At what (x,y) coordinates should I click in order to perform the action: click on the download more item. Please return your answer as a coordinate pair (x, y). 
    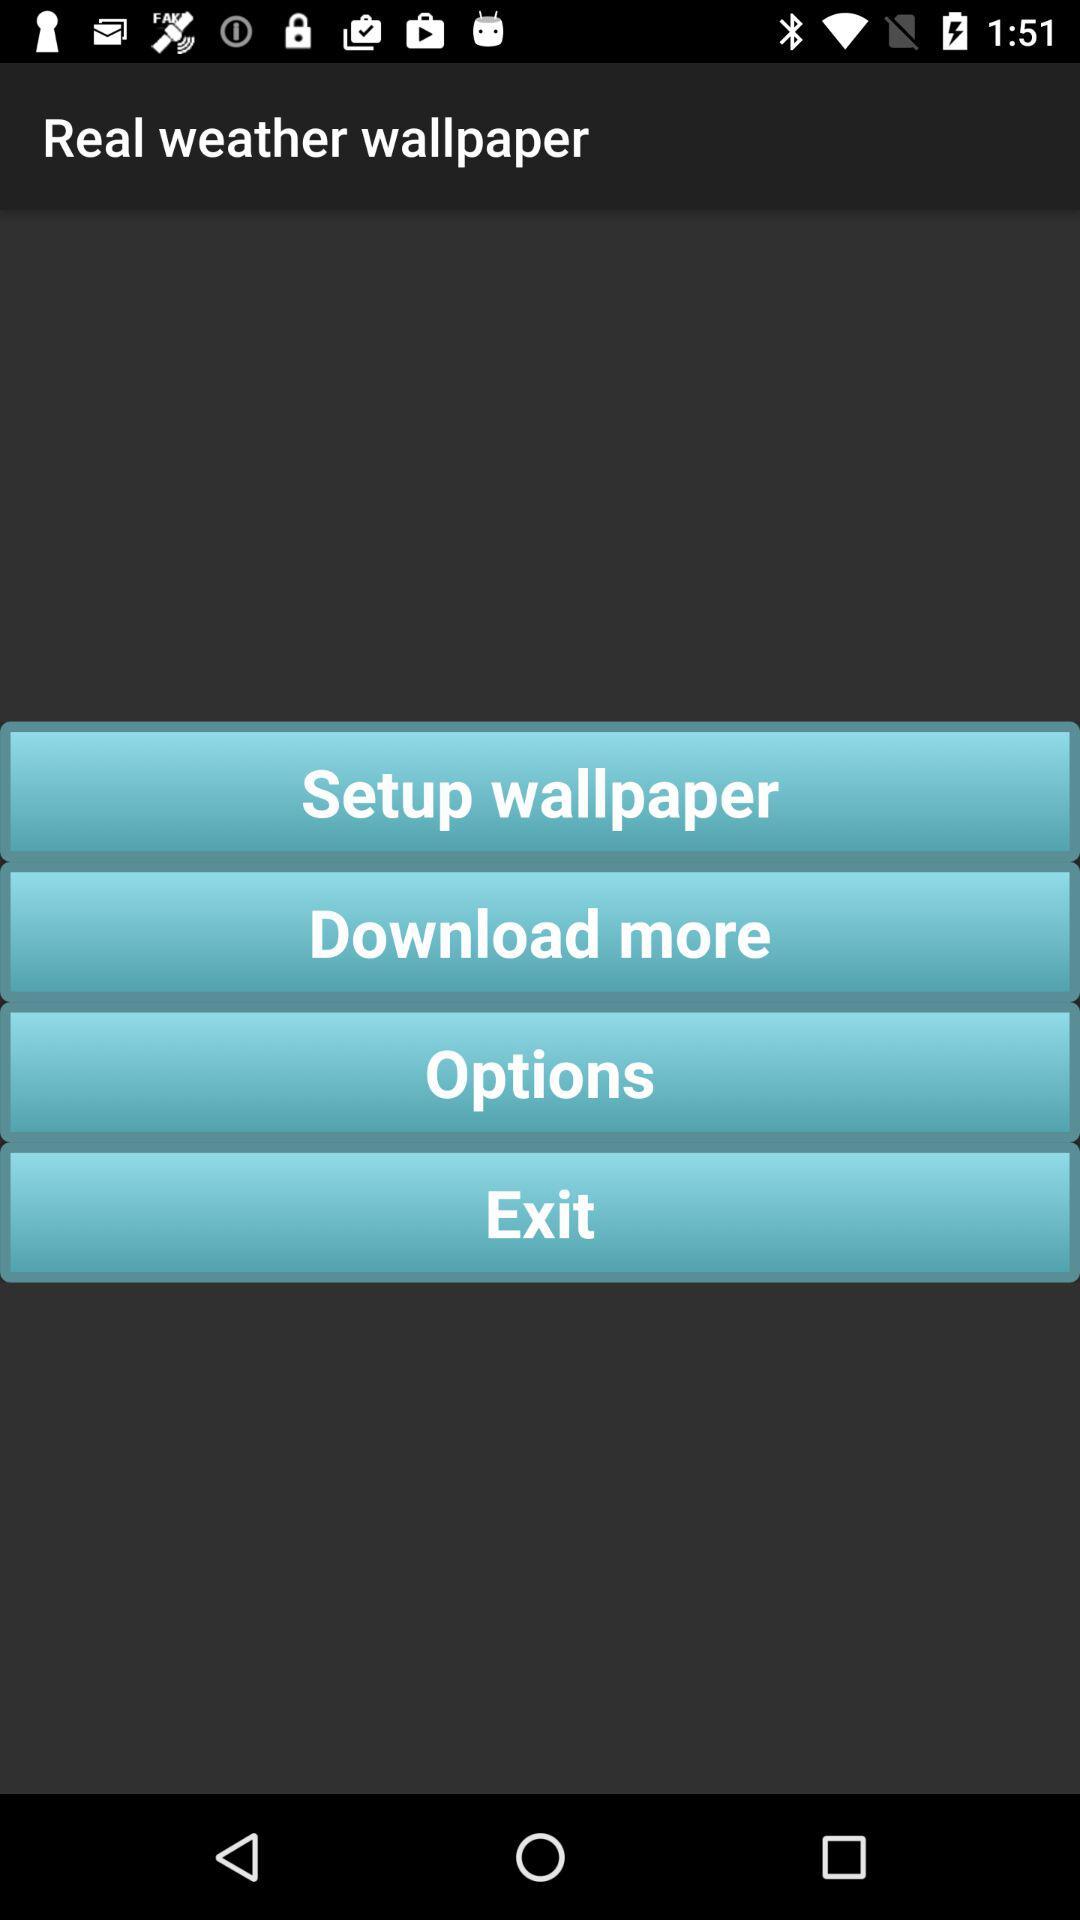
    Looking at the image, I should click on (540, 930).